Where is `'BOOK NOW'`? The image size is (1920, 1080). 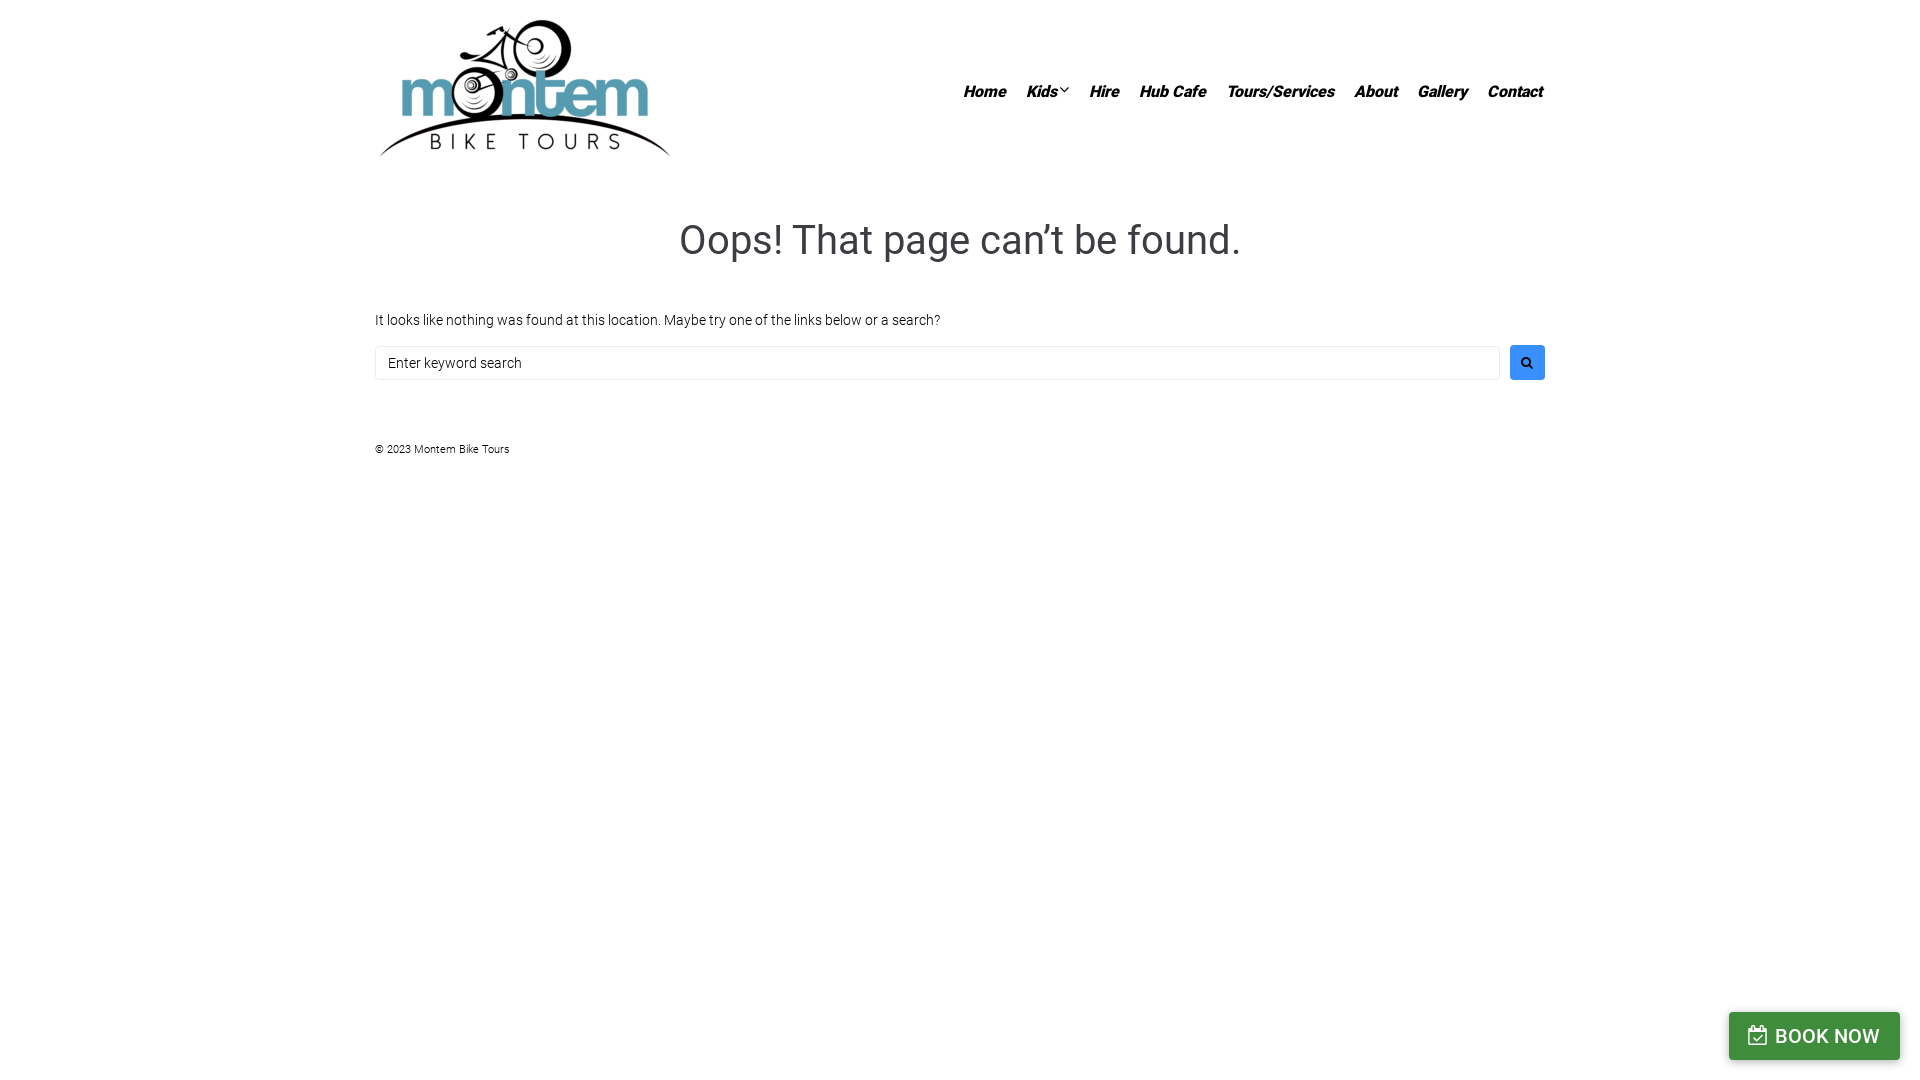 'BOOK NOW' is located at coordinates (1727, 1035).